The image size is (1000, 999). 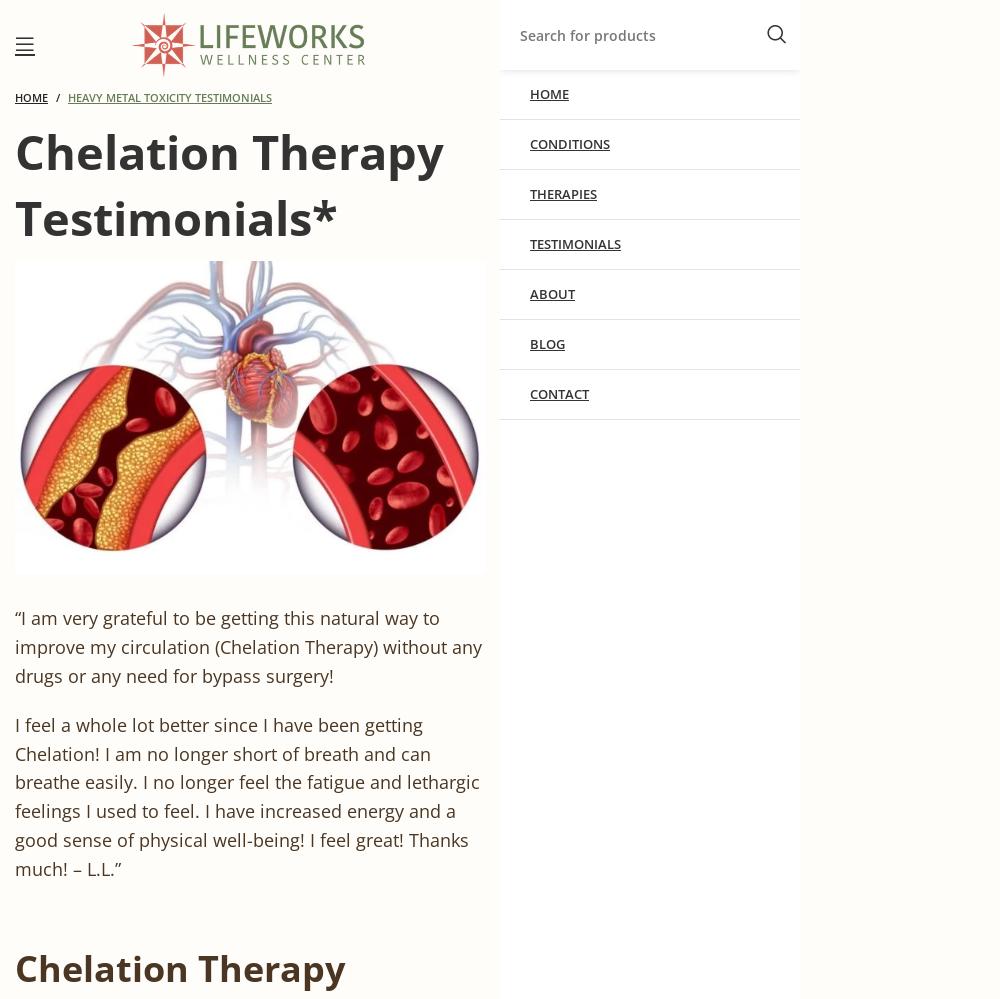 What do you see at coordinates (552, 292) in the screenshot?
I see `'About'` at bounding box center [552, 292].